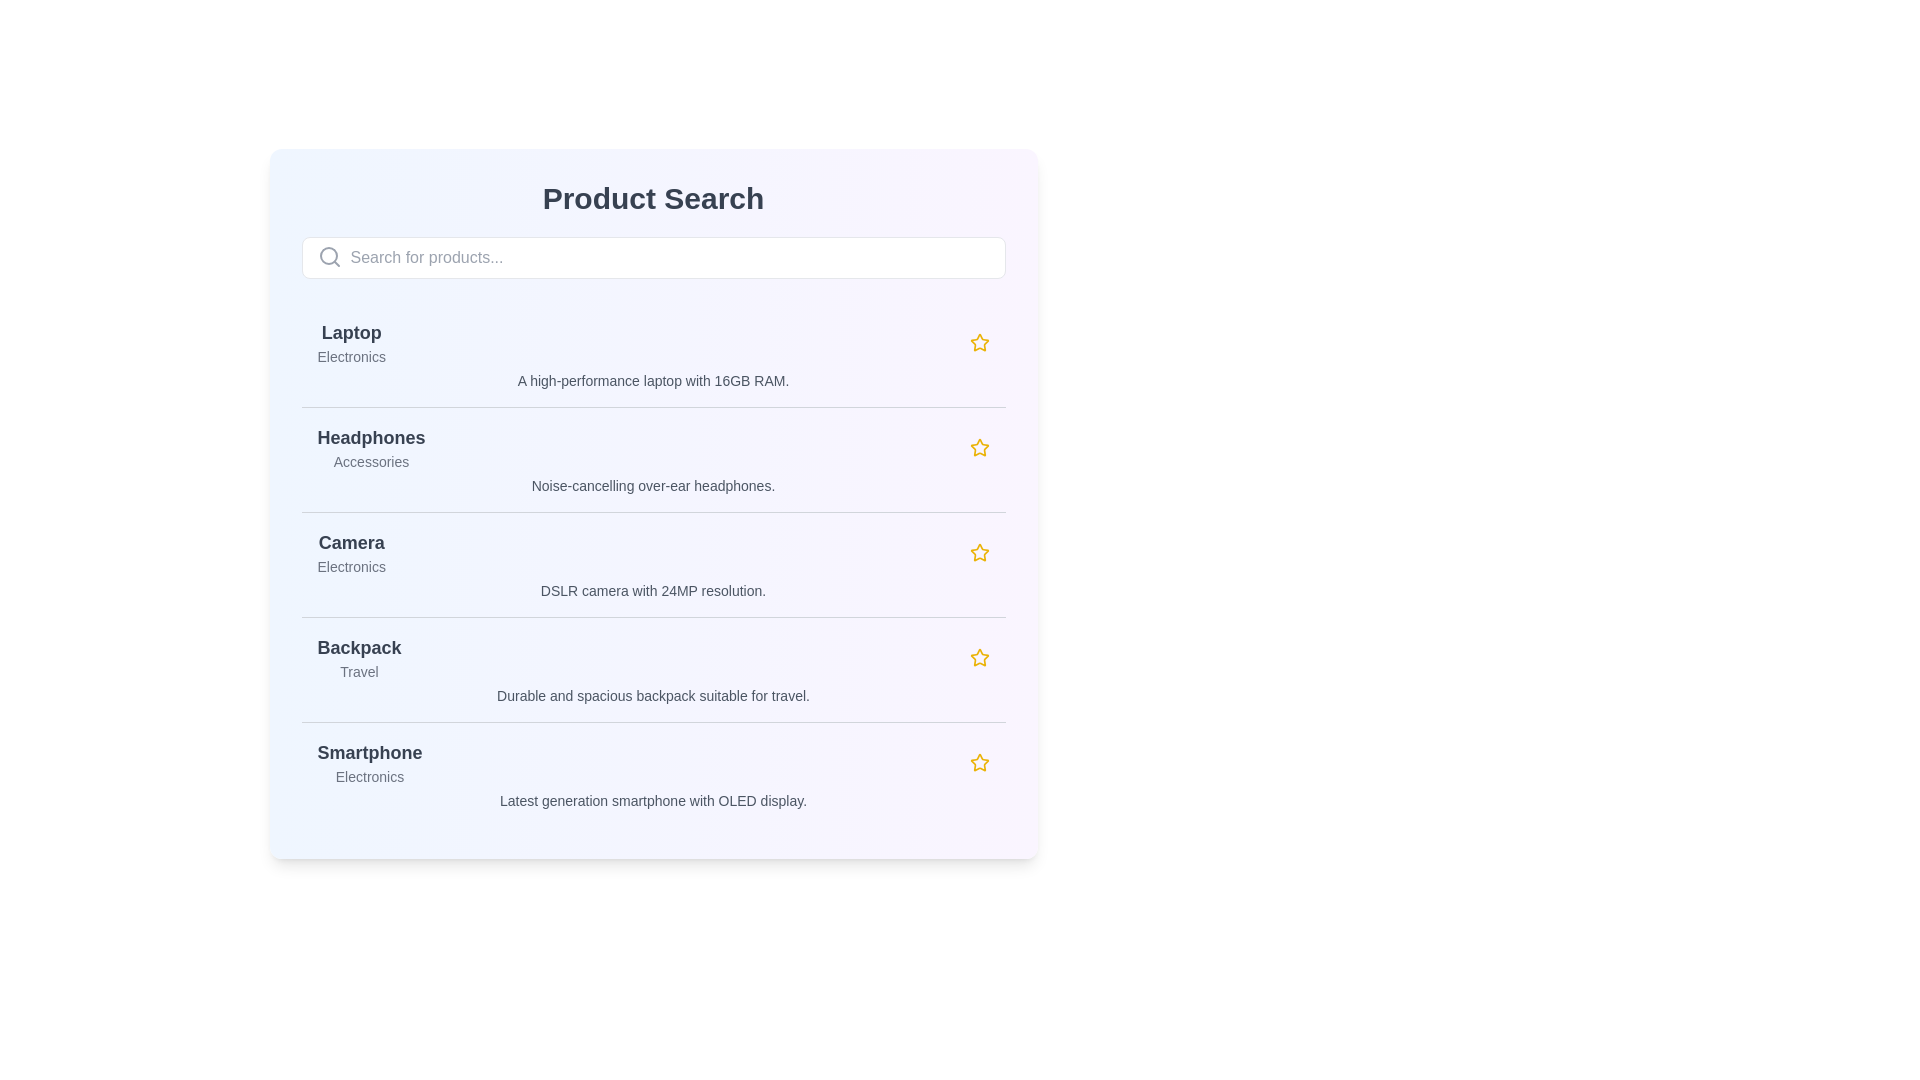  What do you see at coordinates (653, 773) in the screenshot?
I see `the product listing for the smartphone in the product search interface` at bounding box center [653, 773].